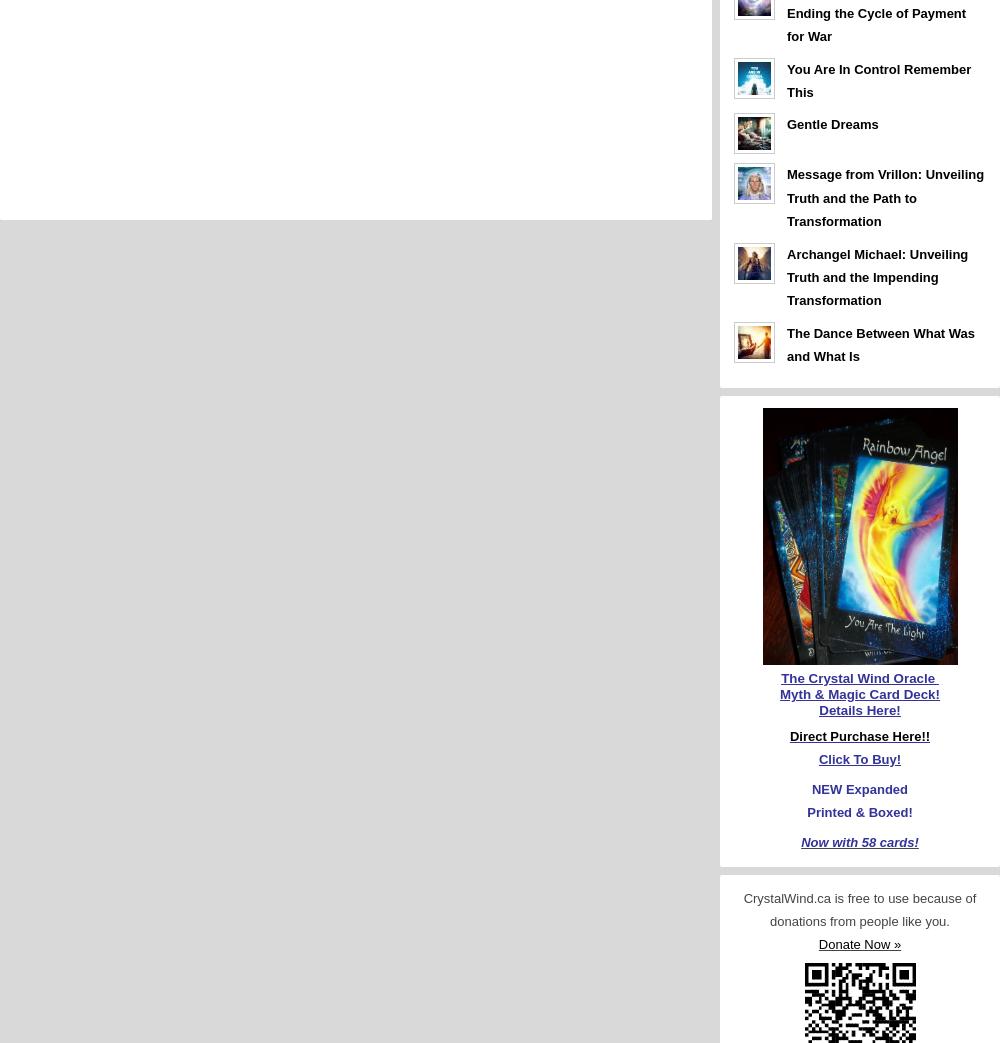  Describe the element at coordinates (879, 80) in the screenshot. I see `'You Are In Control Remember This'` at that location.